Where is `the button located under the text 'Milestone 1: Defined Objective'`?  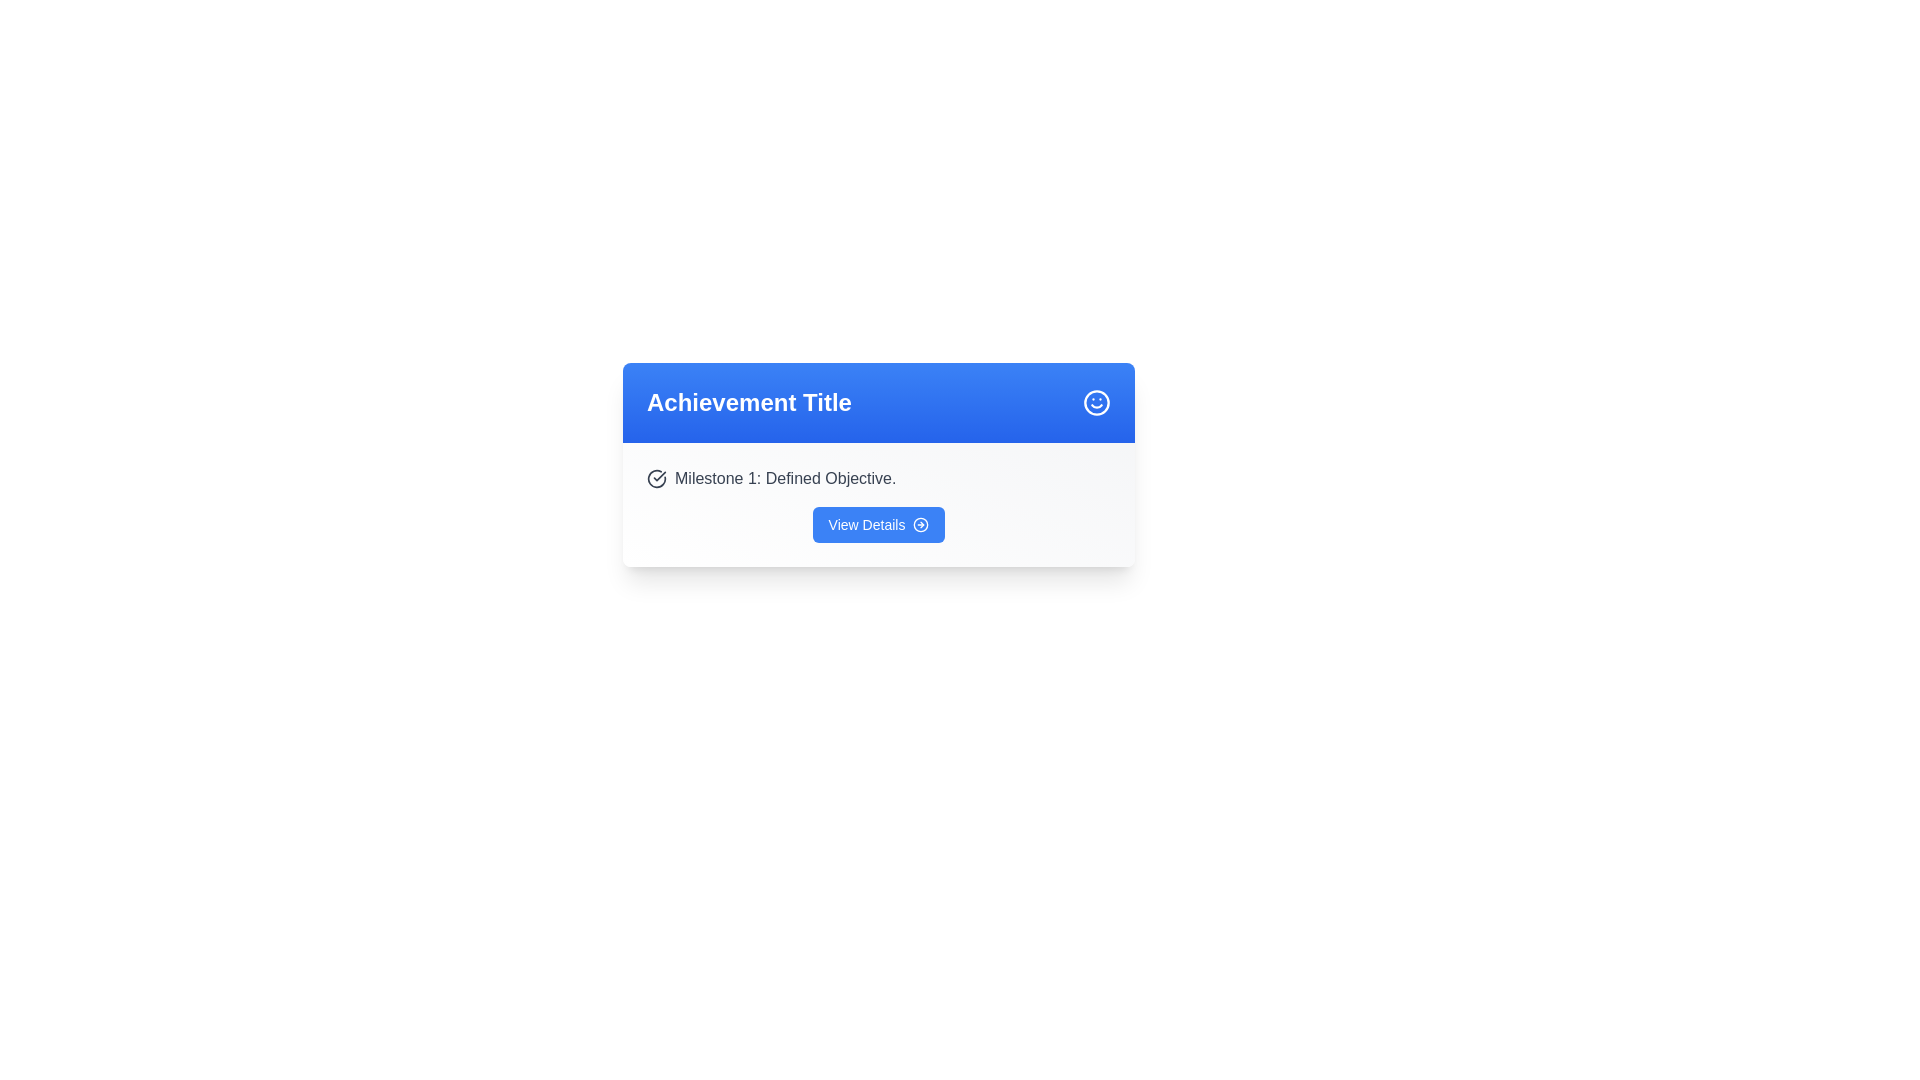
the button located under the text 'Milestone 1: Defined Objective' is located at coordinates (878, 523).